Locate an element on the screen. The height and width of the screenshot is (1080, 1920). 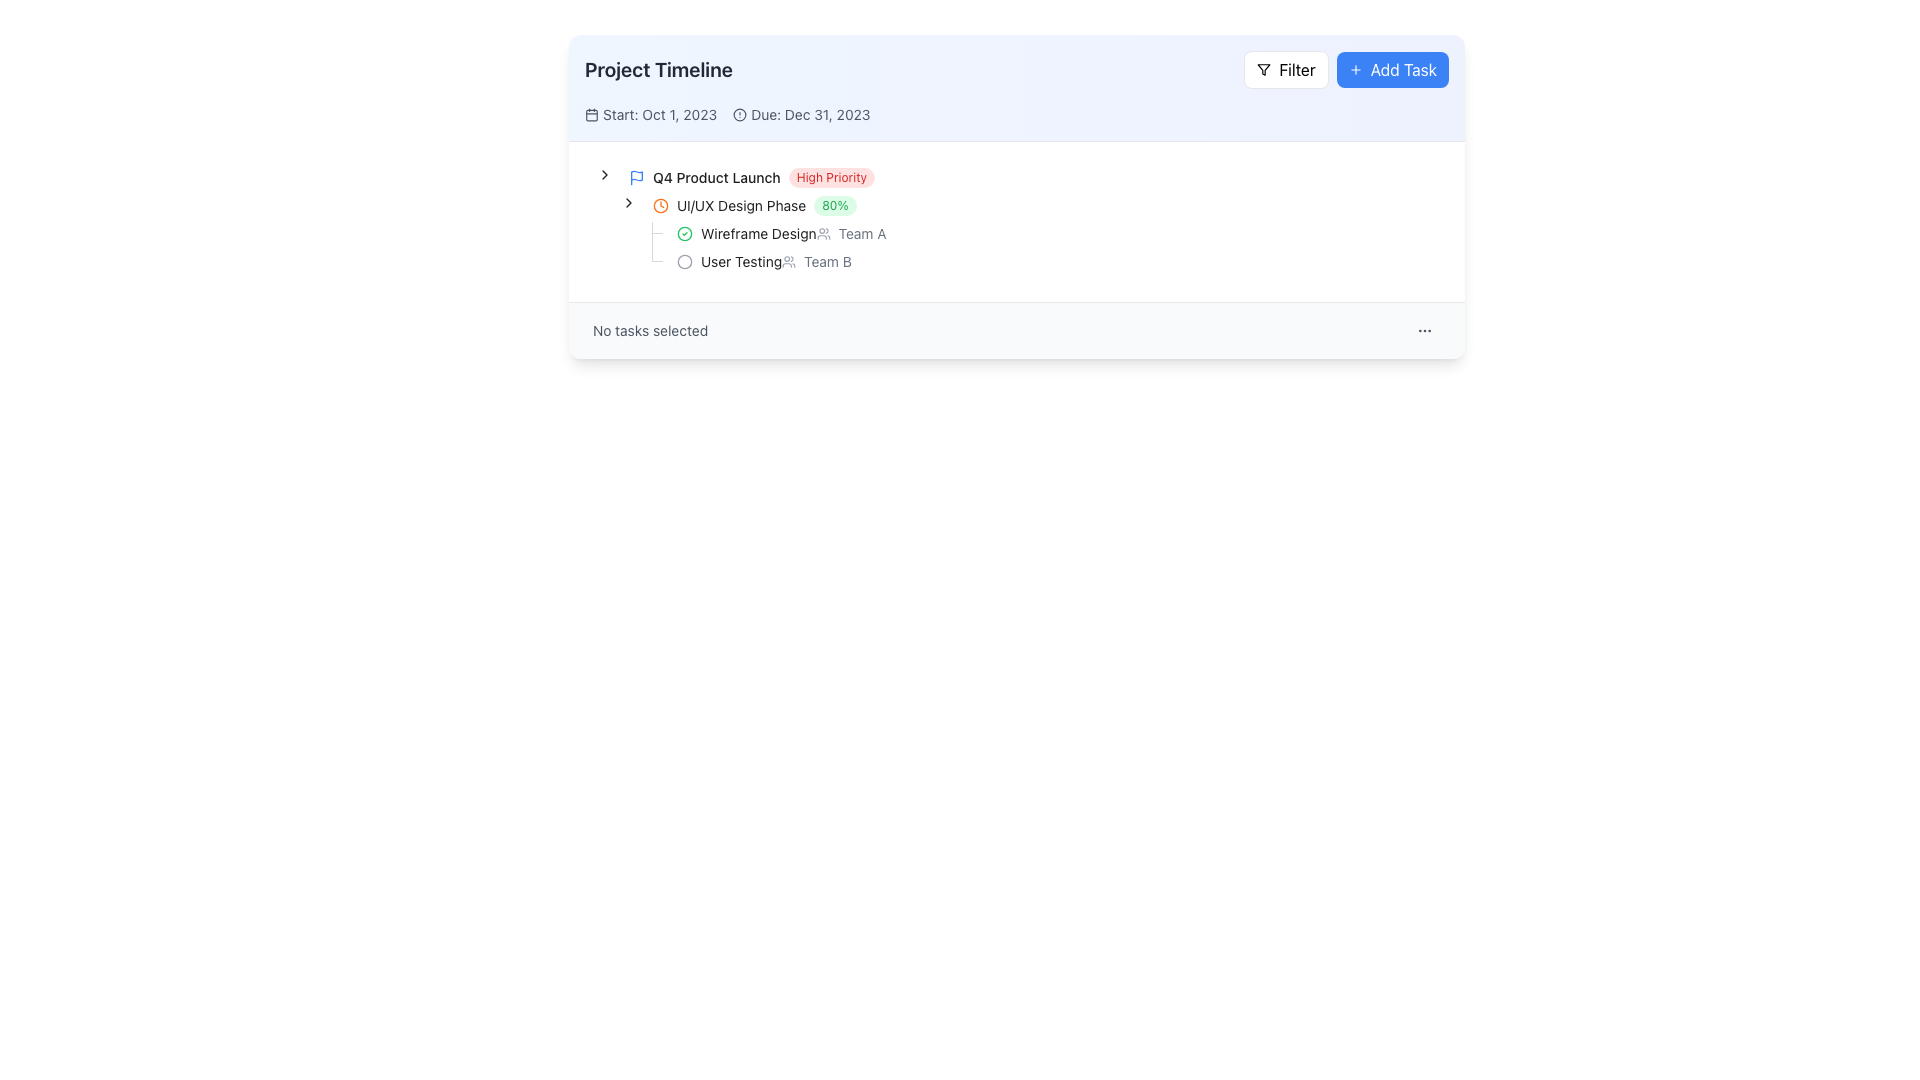
the second graphical spacer or indentation unit in light grey color, which is part of a set of similar units indicating indentation in a tree structure is located at coordinates (627, 261).